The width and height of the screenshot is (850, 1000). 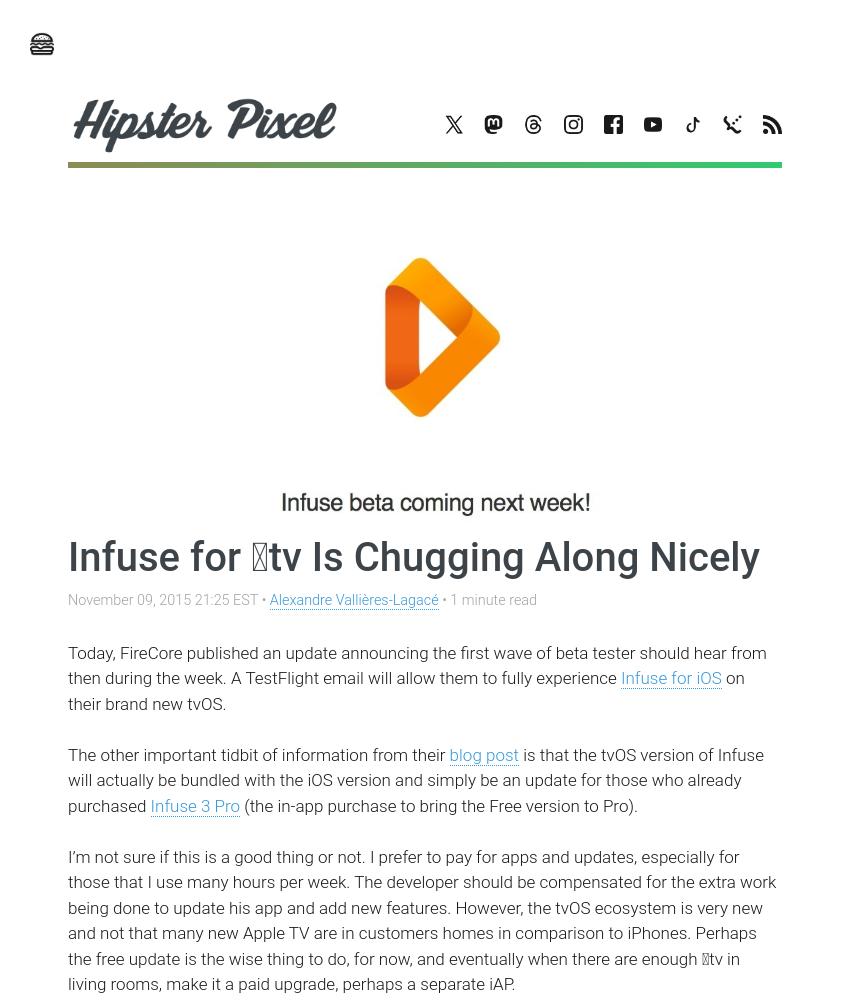 What do you see at coordinates (438, 805) in the screenshot?
I see `'(the in-app purchase to bring the Free version to Pro).'` at bounding box center [438, 805].